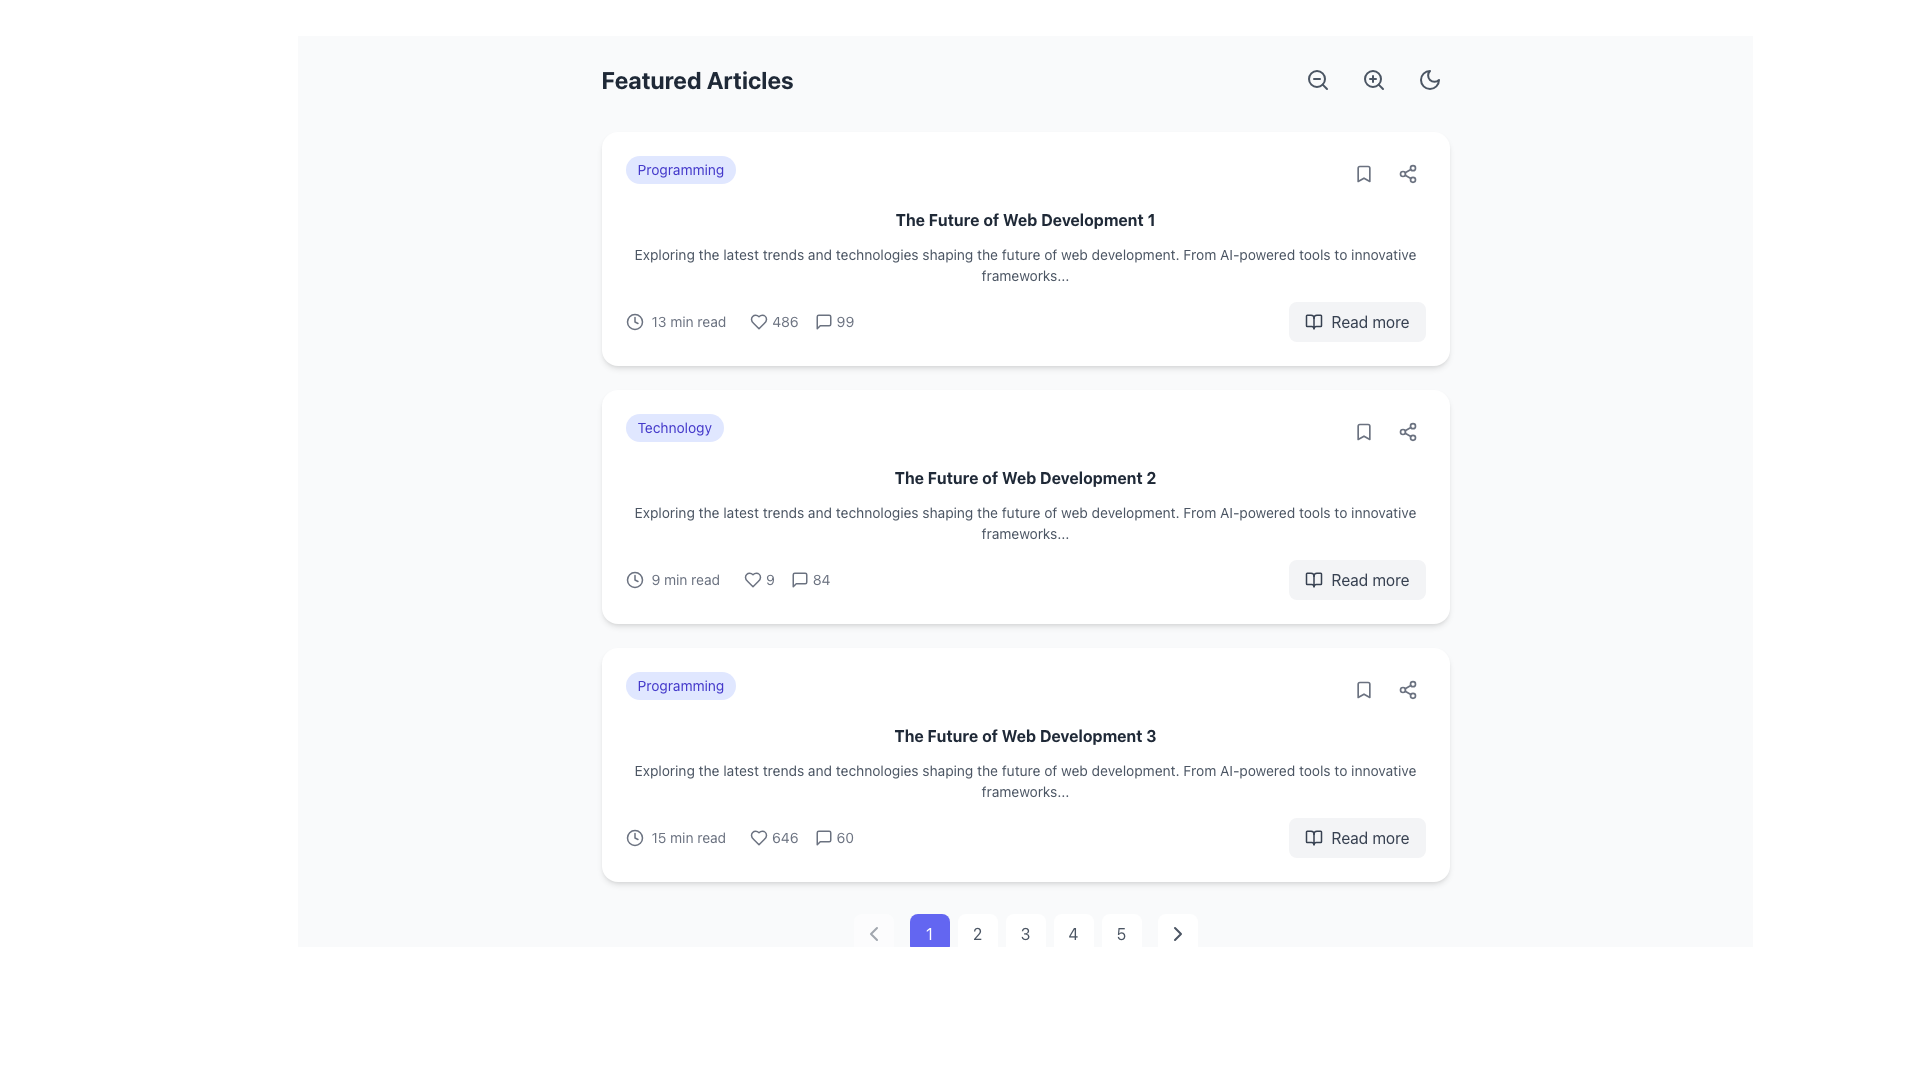 This screenshot has width=1920, height=1080. What do you see at coordinates (798, 579) in the screenshot?
I see `the small gray speech bubble icon located in the middle of the comment summary section of the second article card` at bounding box center [798, 579].